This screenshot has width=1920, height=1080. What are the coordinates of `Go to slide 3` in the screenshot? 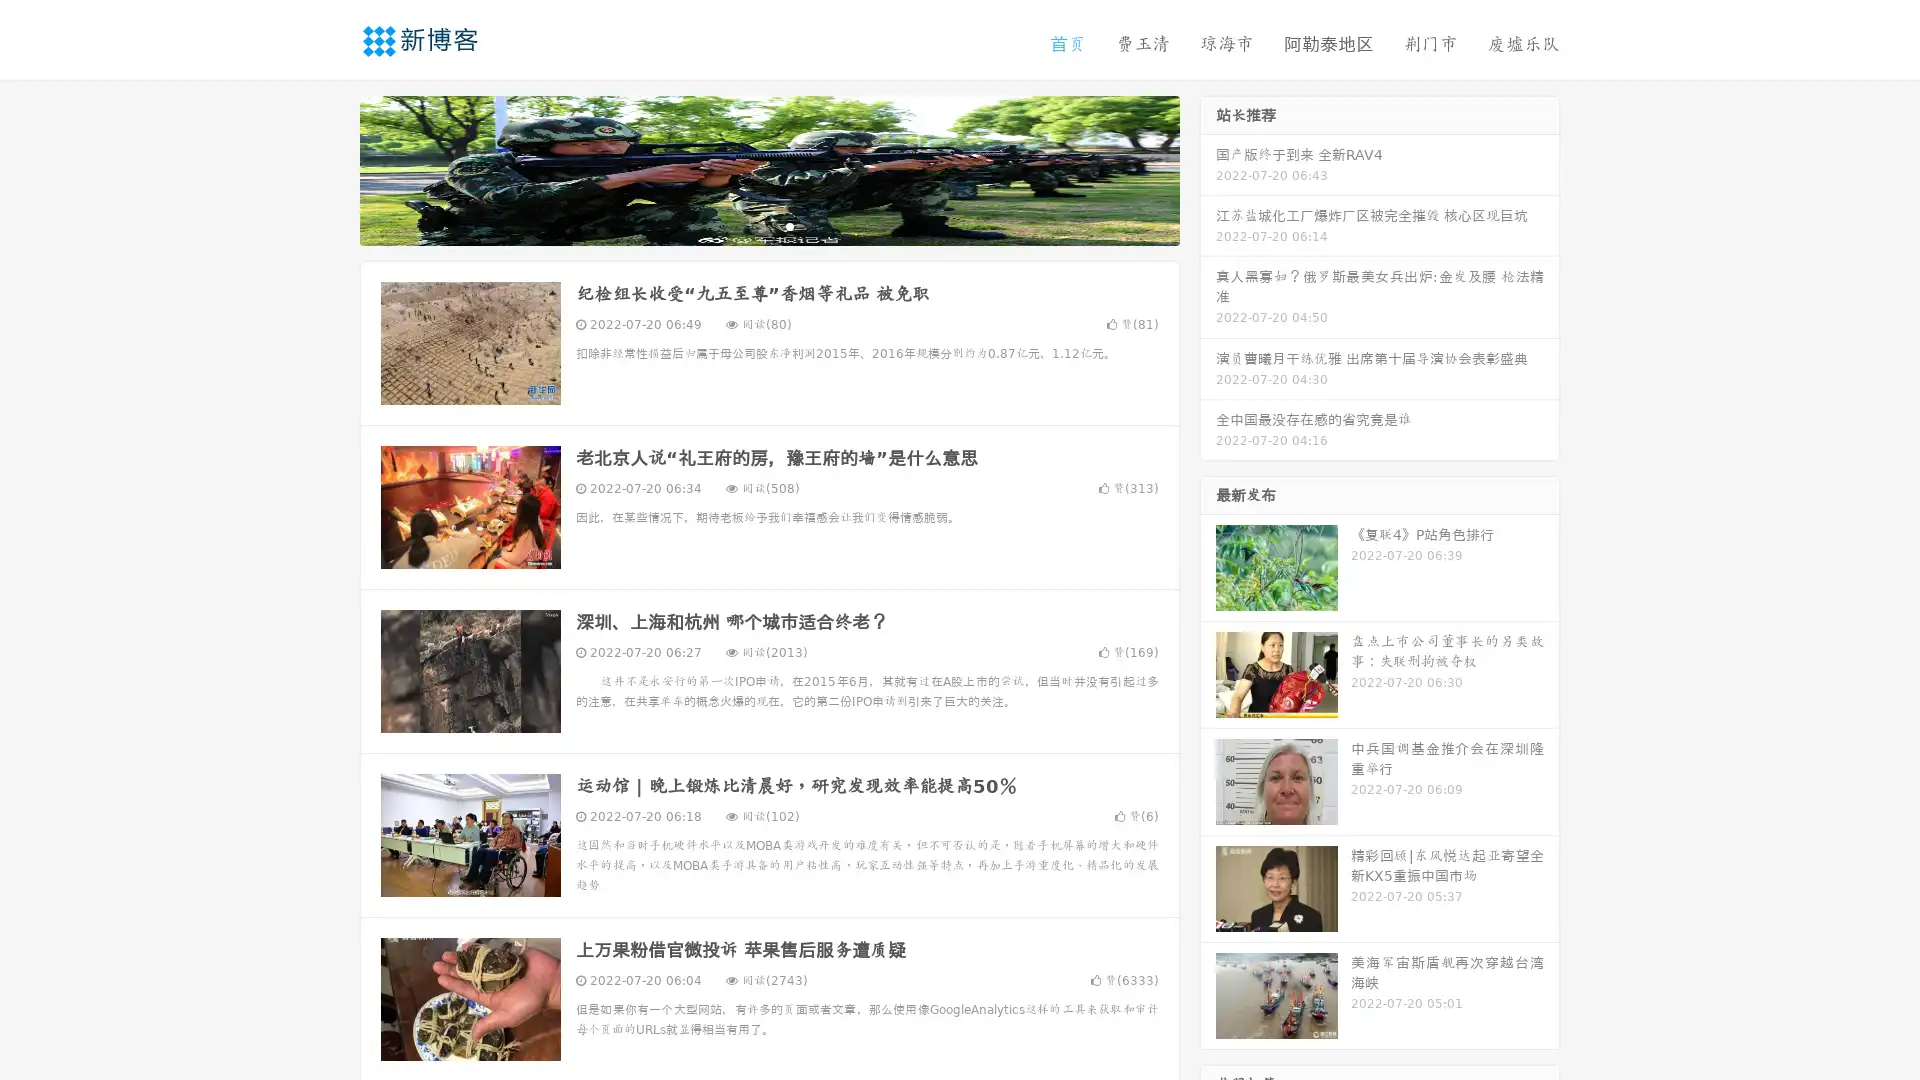 It's located at (789, 225).